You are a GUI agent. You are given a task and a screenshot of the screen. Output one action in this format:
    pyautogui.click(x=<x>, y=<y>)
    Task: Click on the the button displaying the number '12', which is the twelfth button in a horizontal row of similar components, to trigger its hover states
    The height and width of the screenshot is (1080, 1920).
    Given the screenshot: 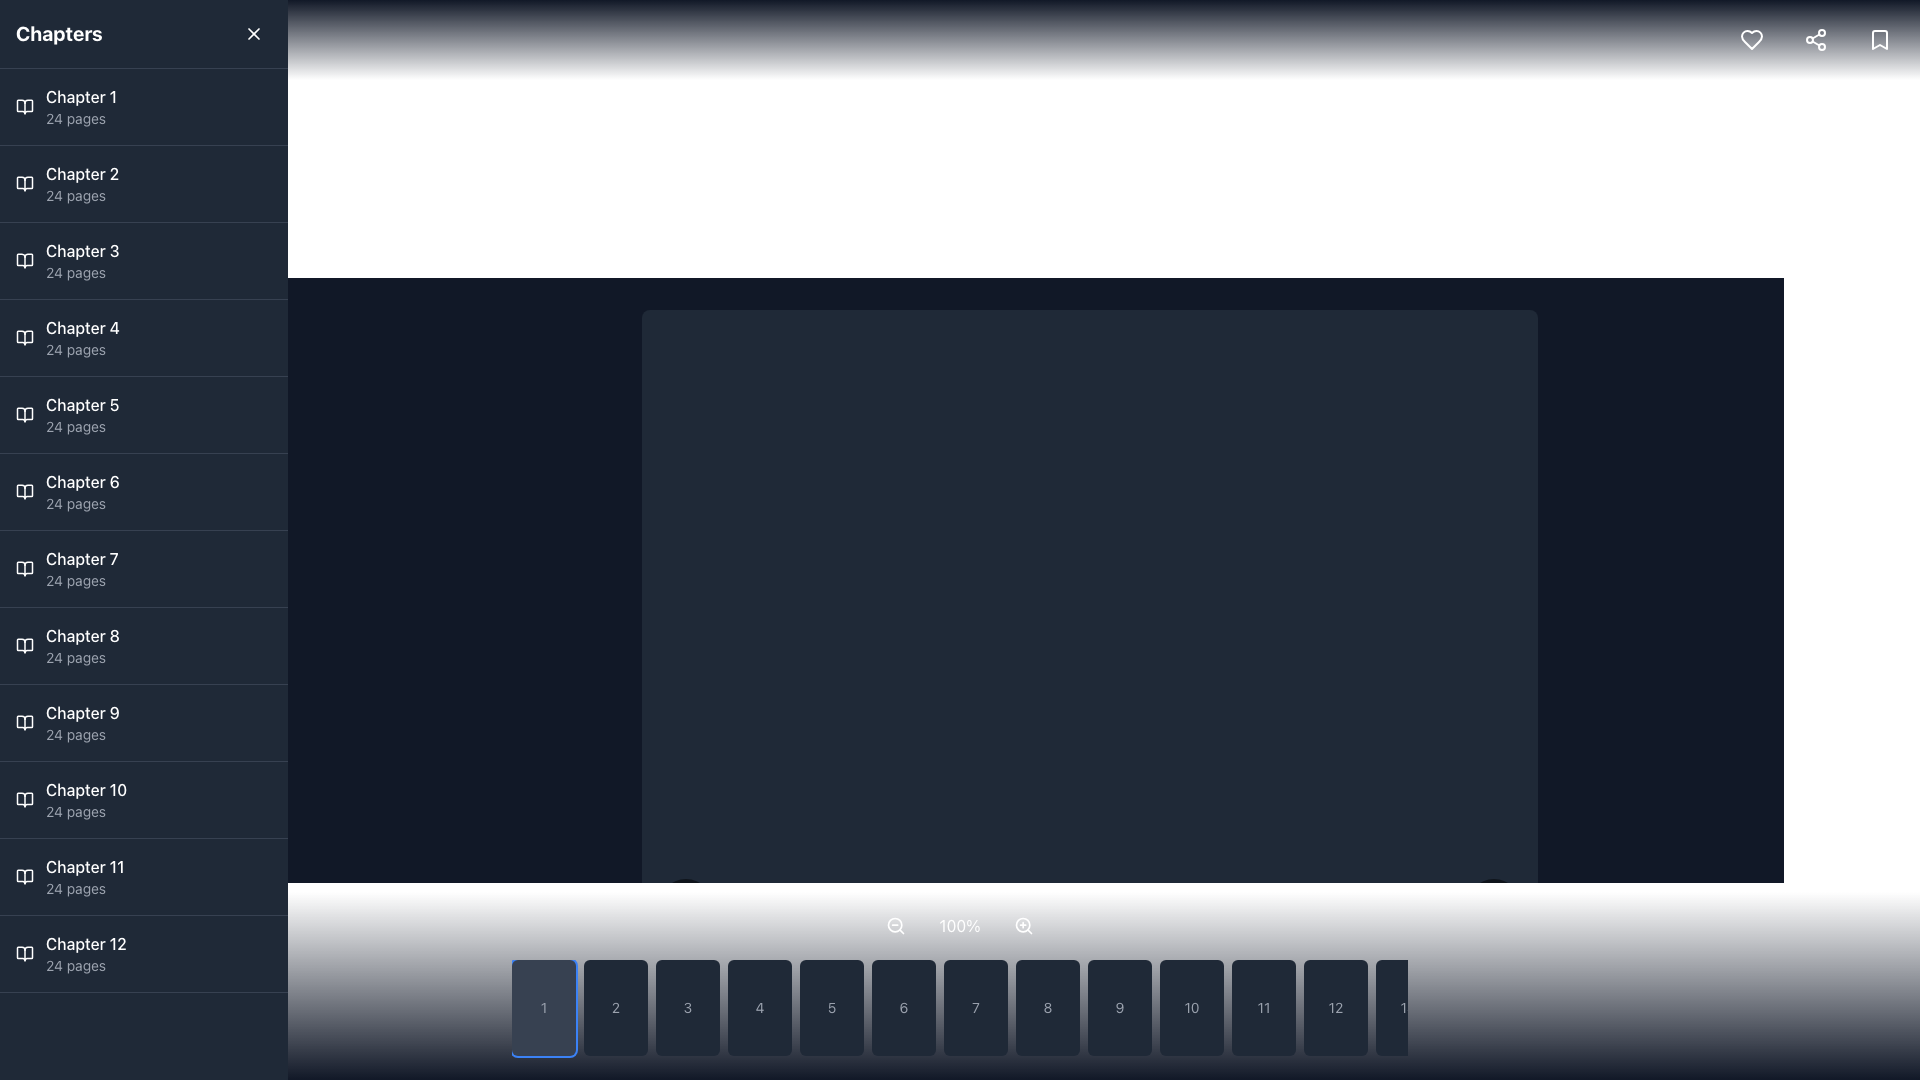 What is the action you would take?
    pyautogui.click(x=1335, y=1007)
    